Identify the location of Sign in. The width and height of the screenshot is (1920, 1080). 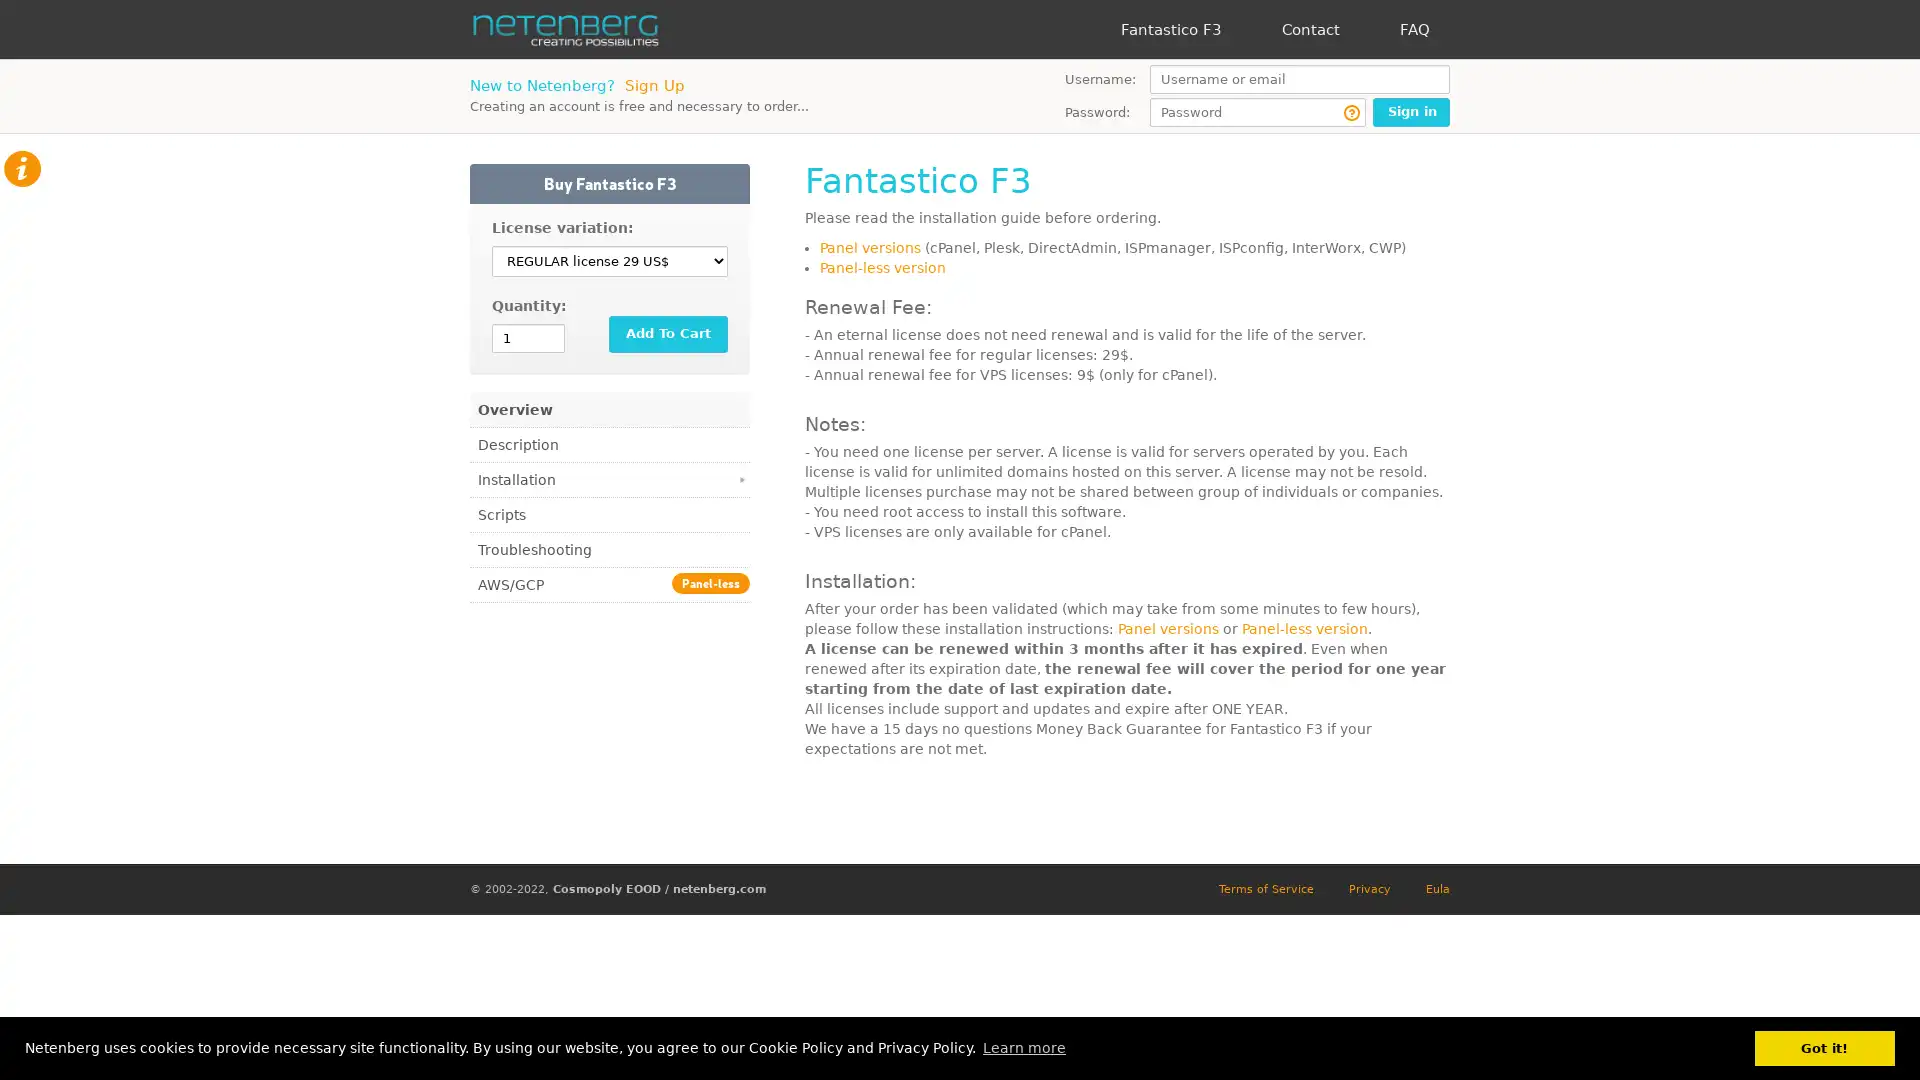
(1410, 112).